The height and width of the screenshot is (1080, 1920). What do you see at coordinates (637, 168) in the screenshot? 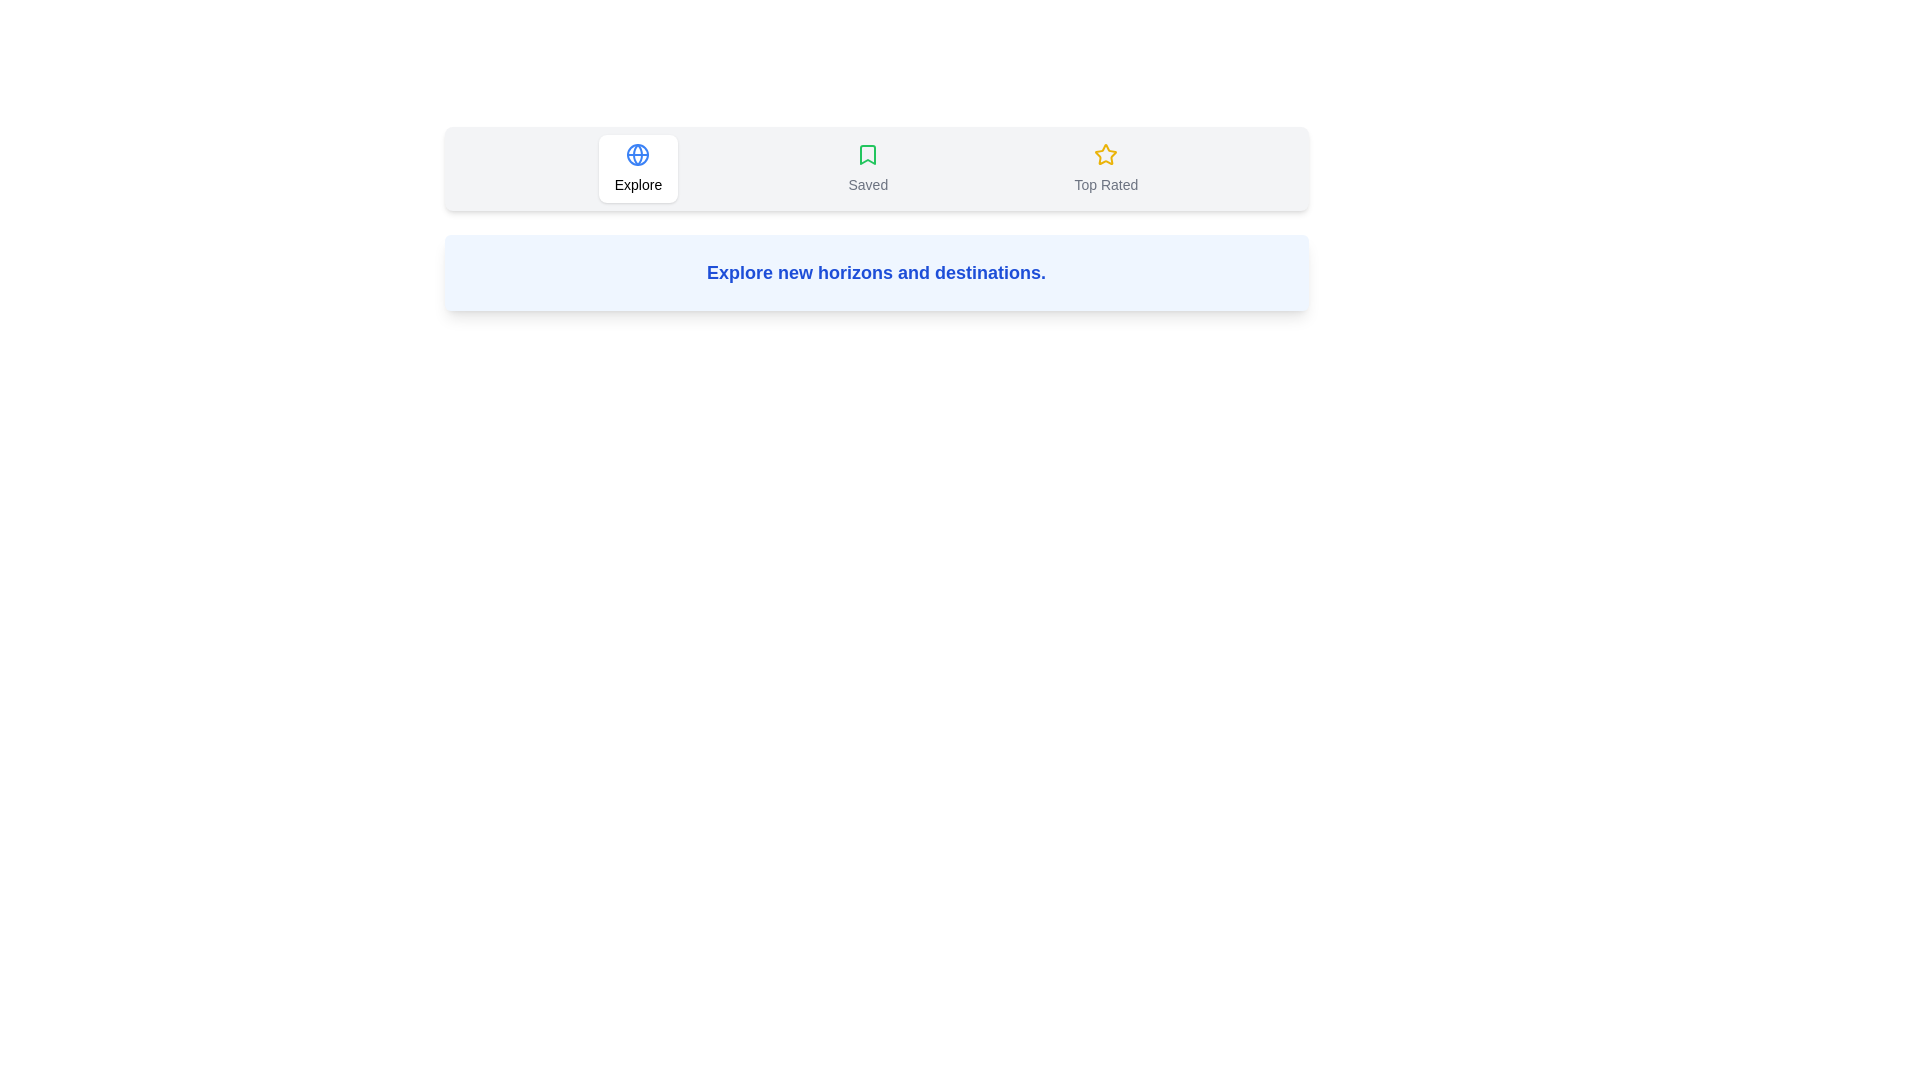
I see `the Explore tab` at bounding box center [637, 168].